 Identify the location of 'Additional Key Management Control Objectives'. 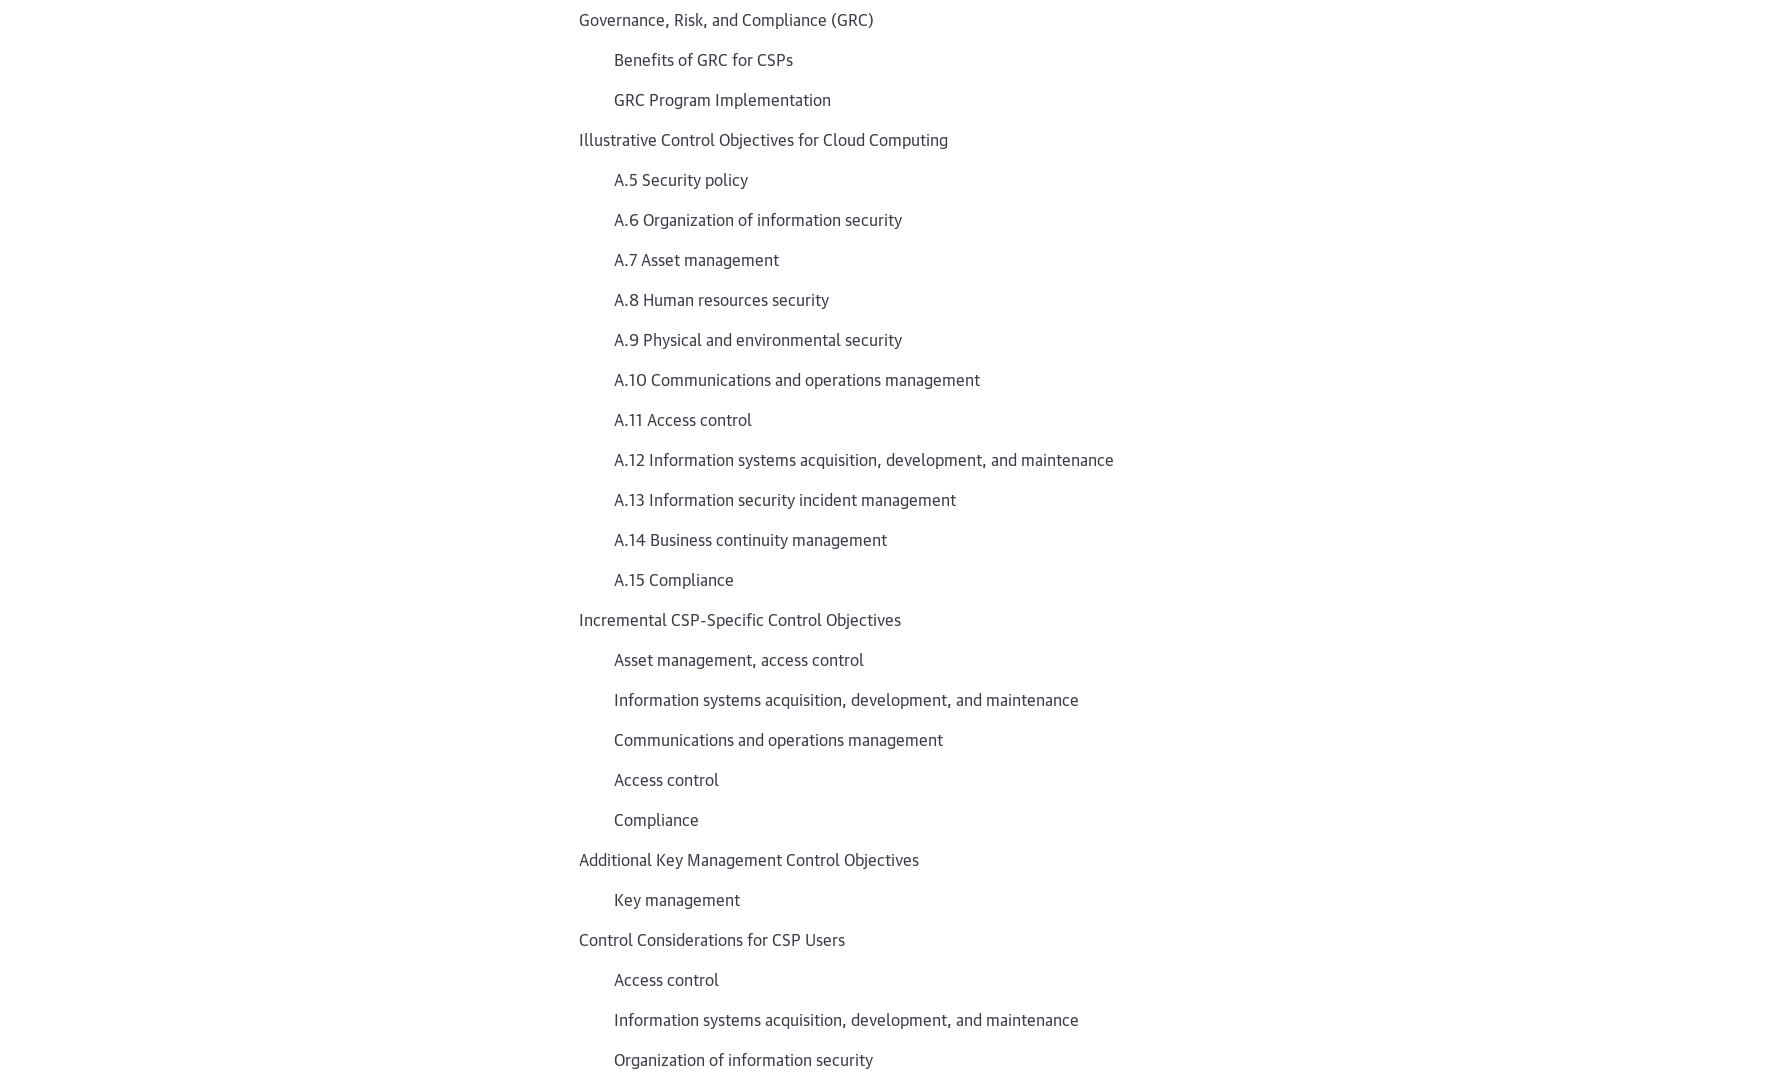
(748, 858).